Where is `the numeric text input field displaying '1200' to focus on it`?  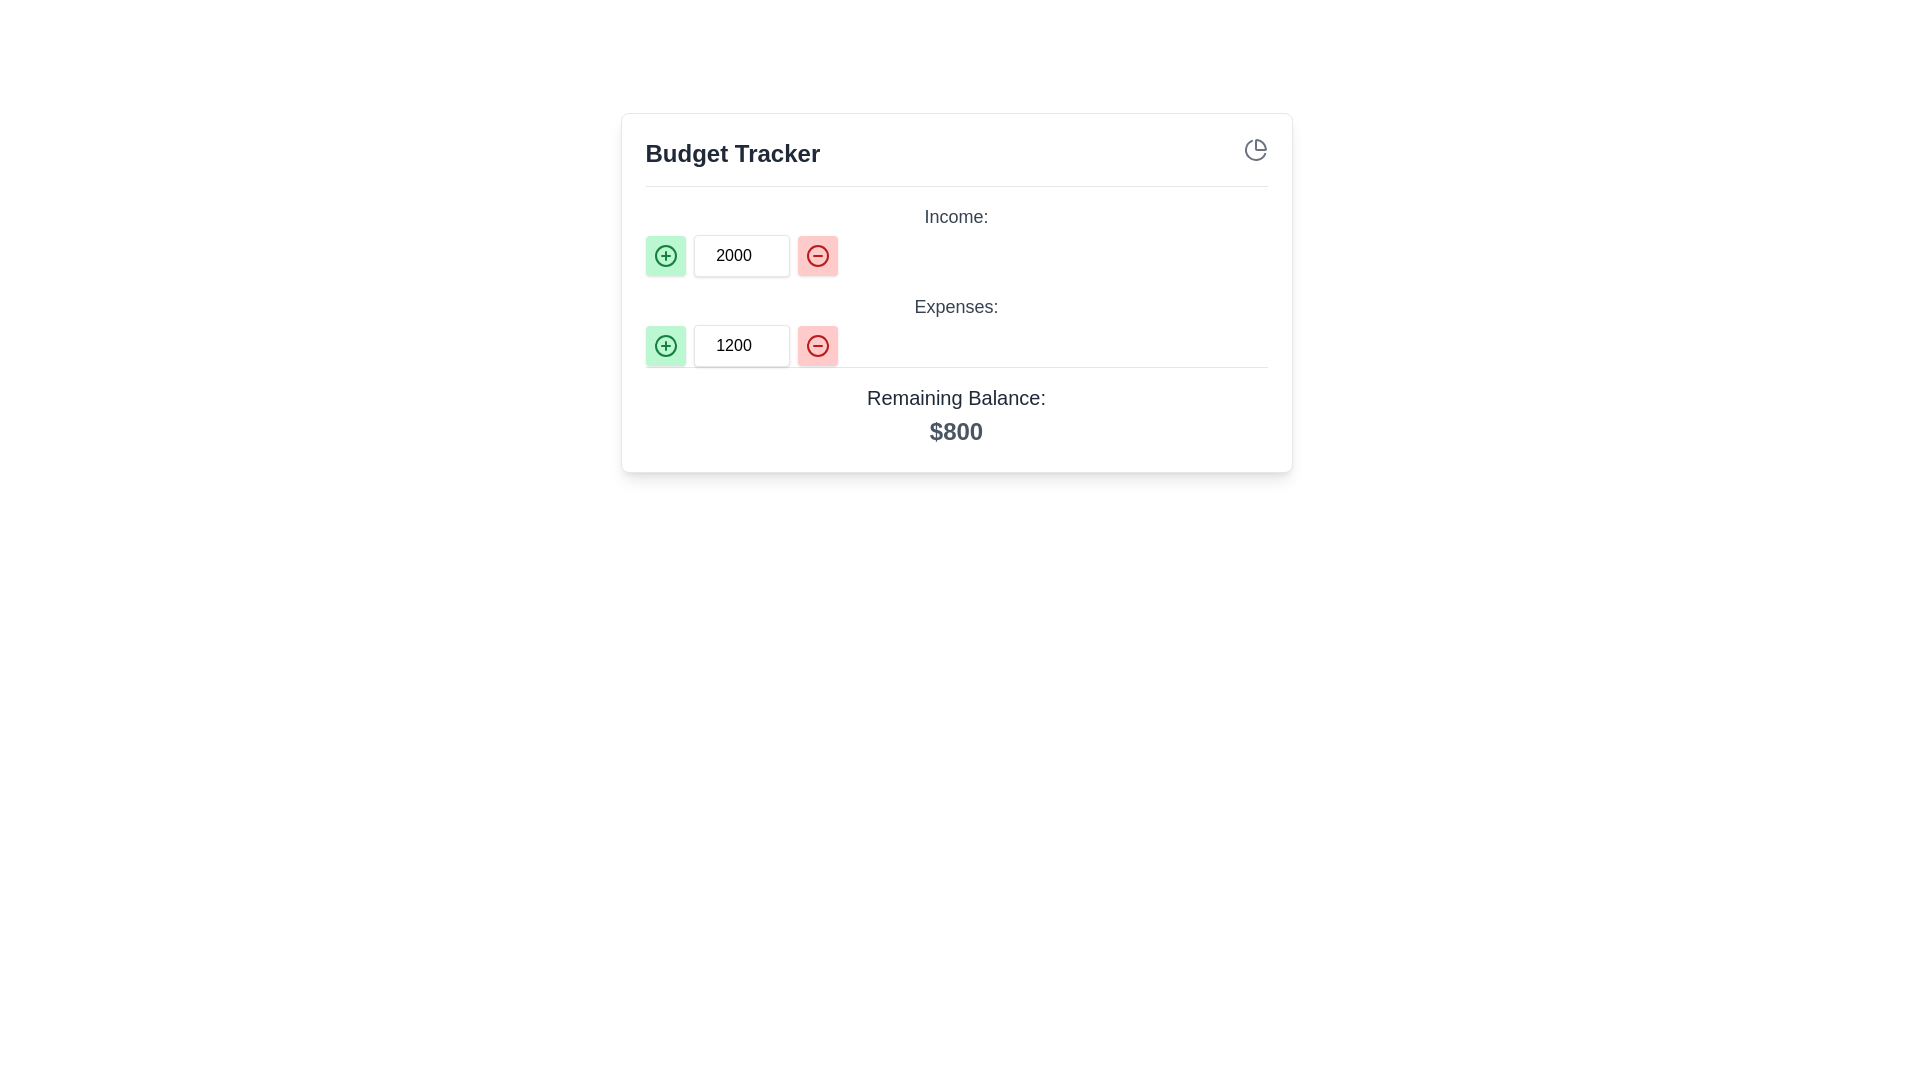
the numeric text input field displaying '1200' to focus on it is located at coordinates (740, 345).